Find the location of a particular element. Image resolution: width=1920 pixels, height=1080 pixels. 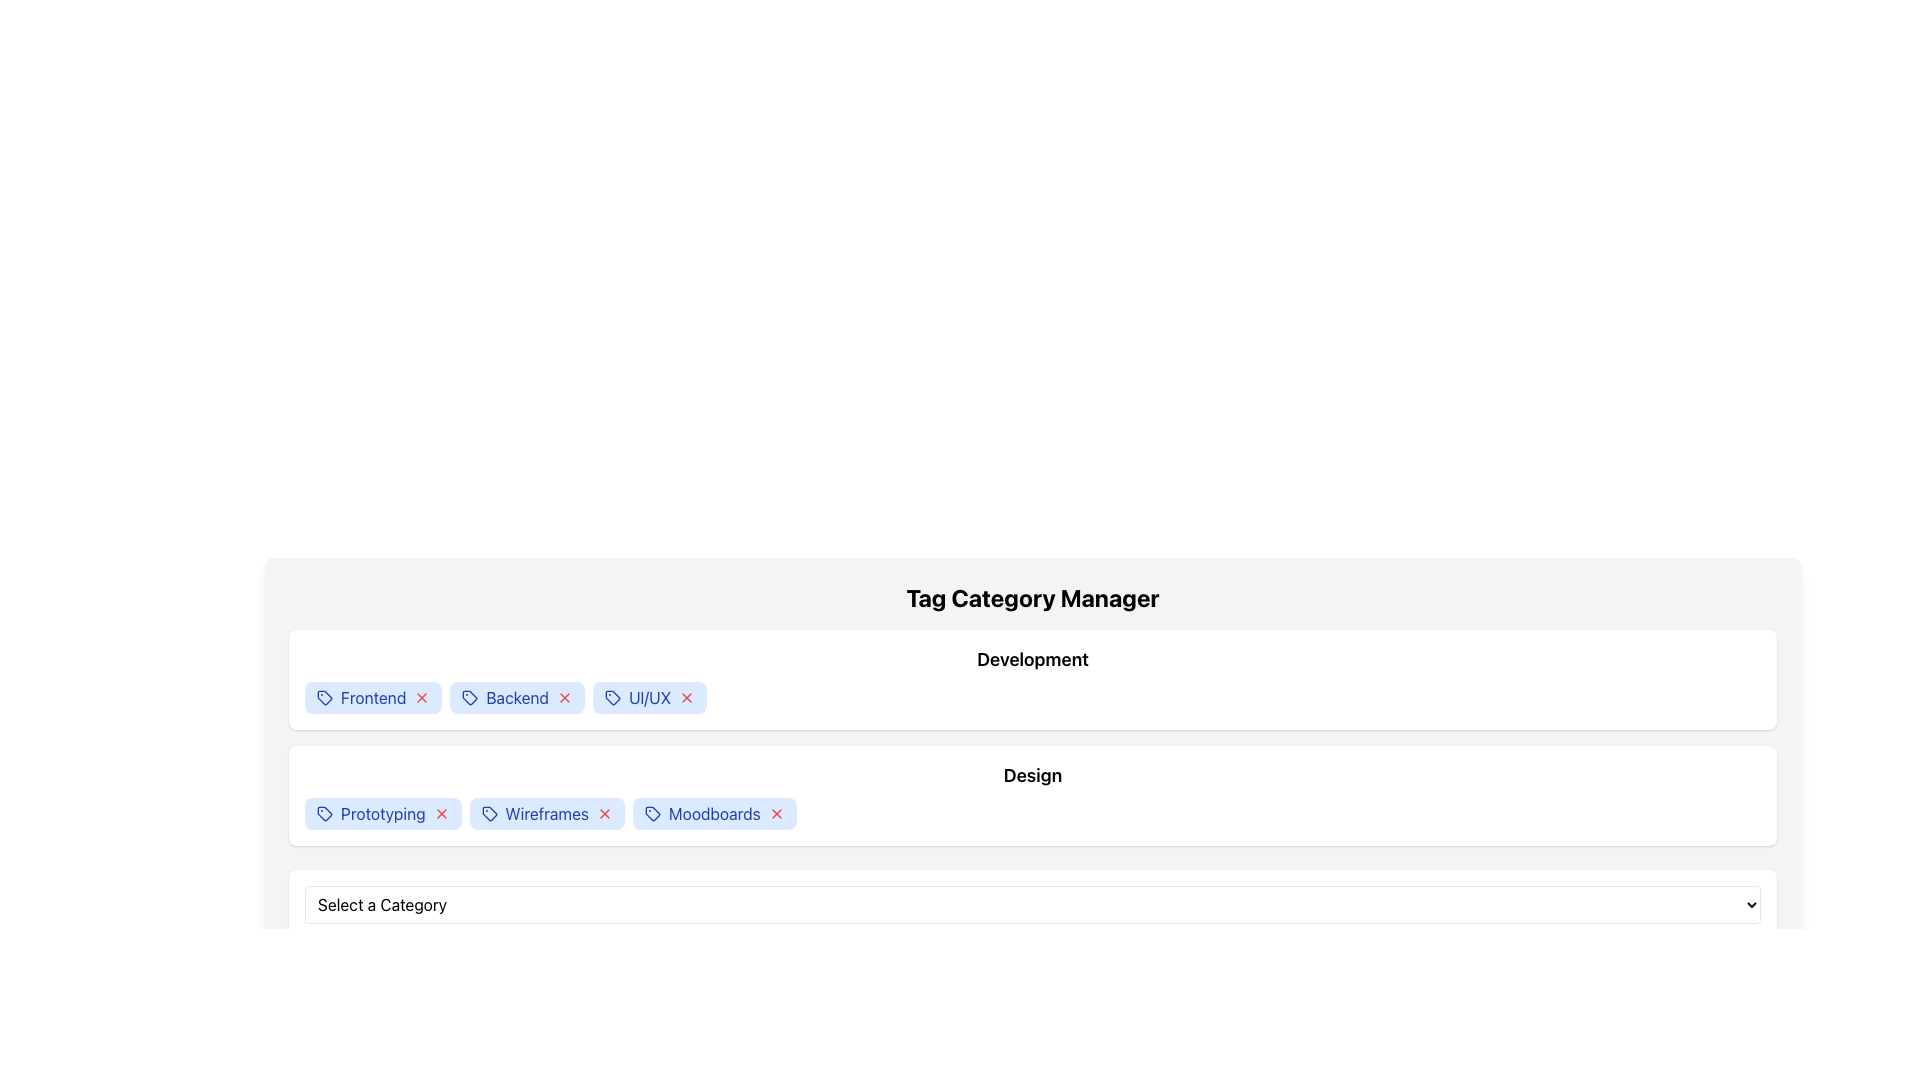

the tag element with a light blue background and dark blue text reading 'Backend', which is the second item in the horizontal list of tags within the 'Development' category is located at coordinates (517, 697).